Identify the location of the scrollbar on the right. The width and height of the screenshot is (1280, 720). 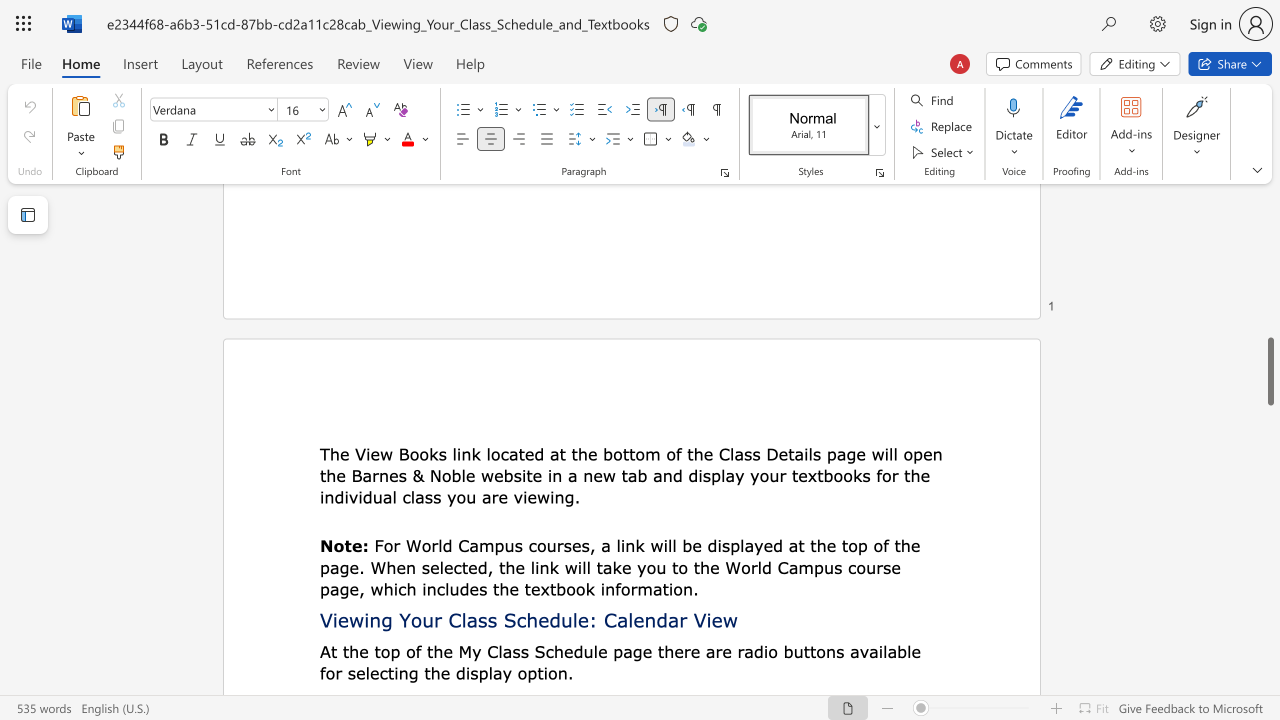
(1269, 238).